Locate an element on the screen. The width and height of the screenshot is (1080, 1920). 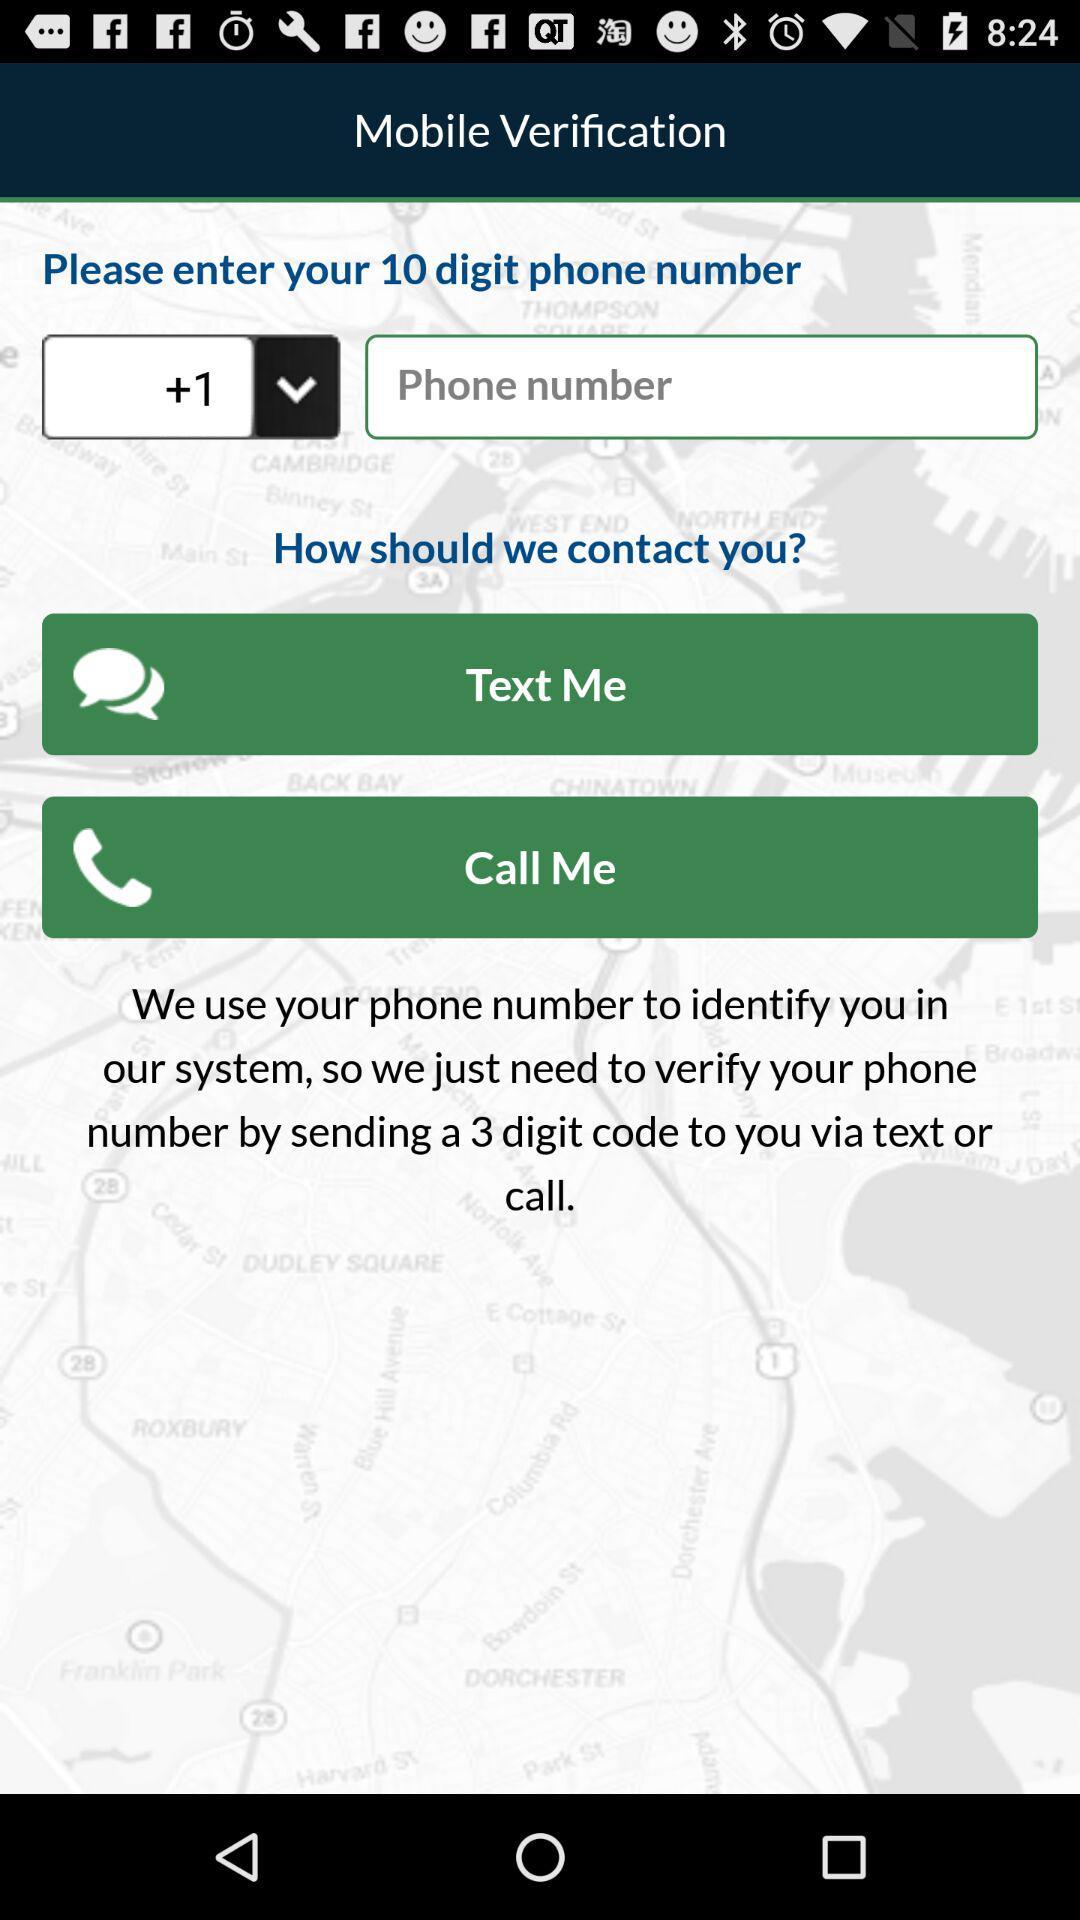
phone number is located at coordinates (700, 387).